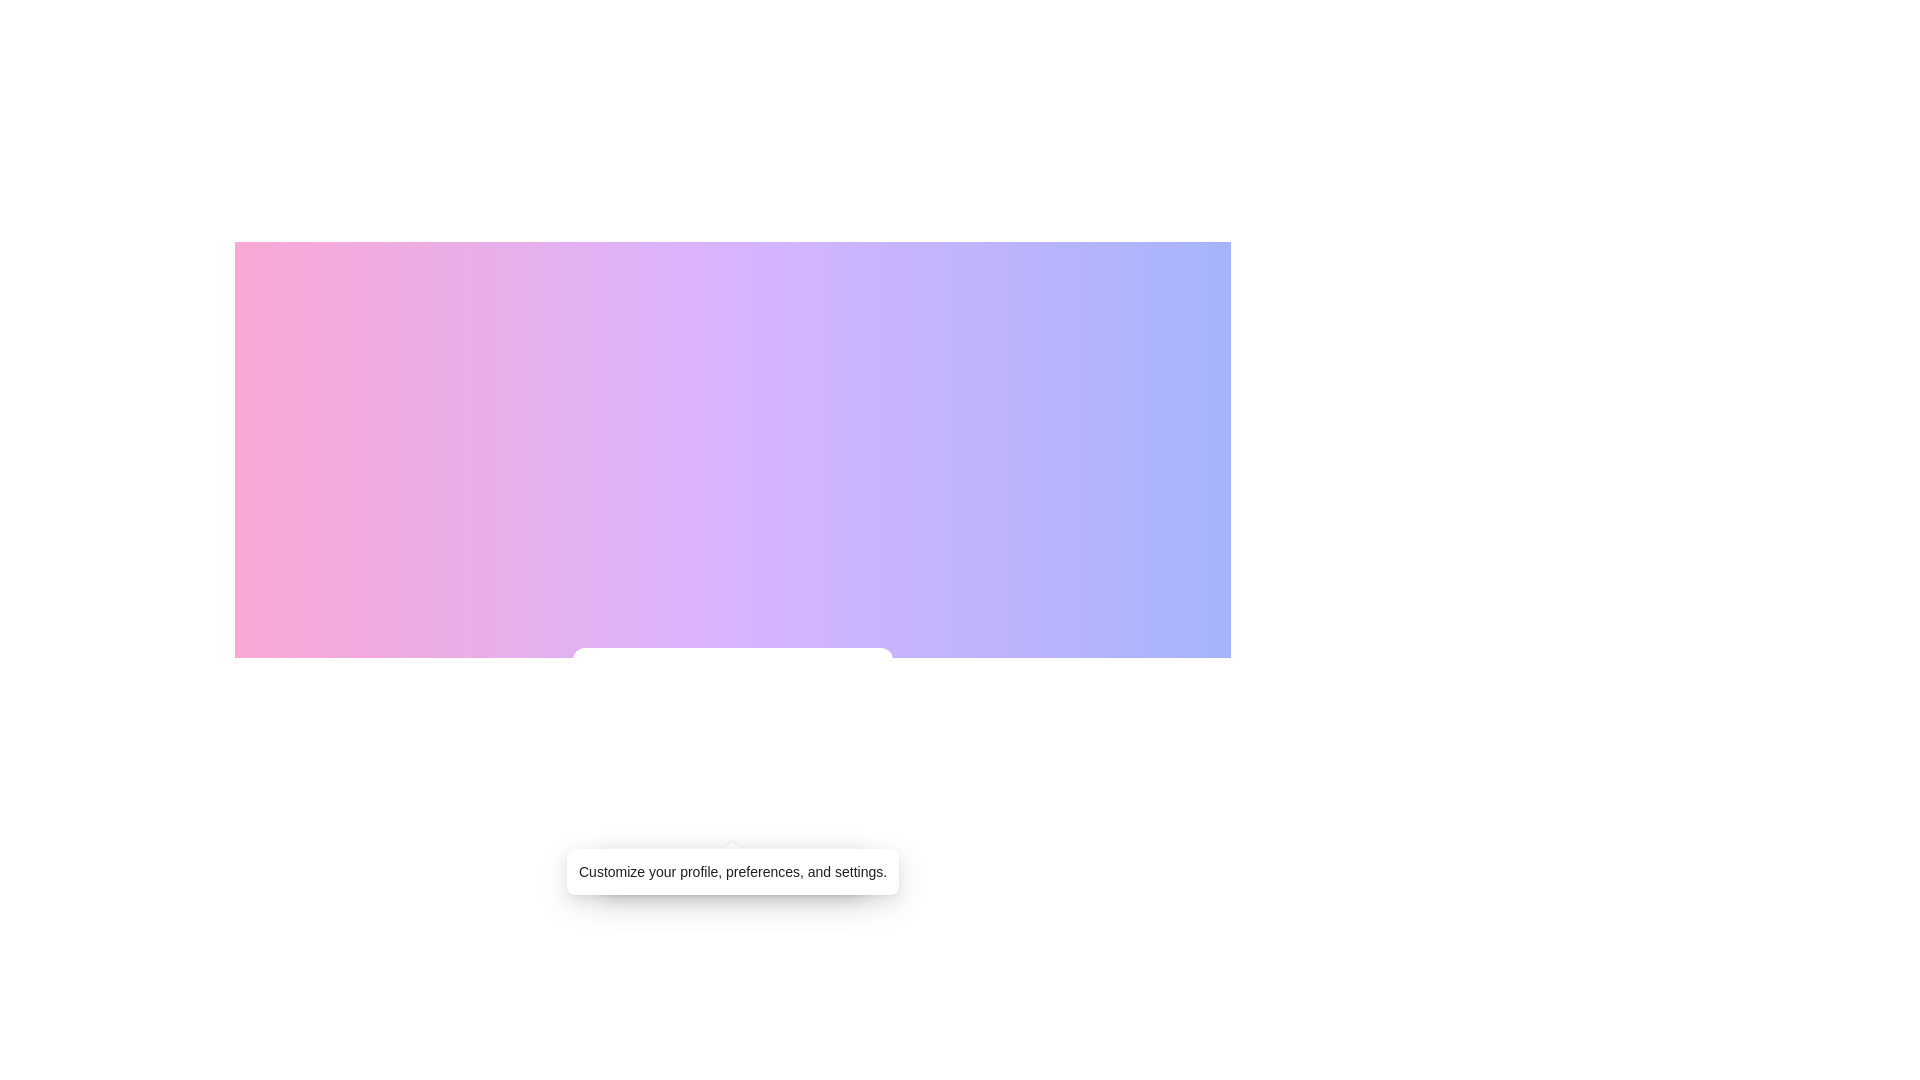 The height and width of the screenshot is (1080, 1920). Describe the element at coordinates (732, 781) in the screenshot. I see `displayed information from the profile card for user 'Jenny', which is centrally placed in the interface and contains options for managing settings and taking breaks` at that location.